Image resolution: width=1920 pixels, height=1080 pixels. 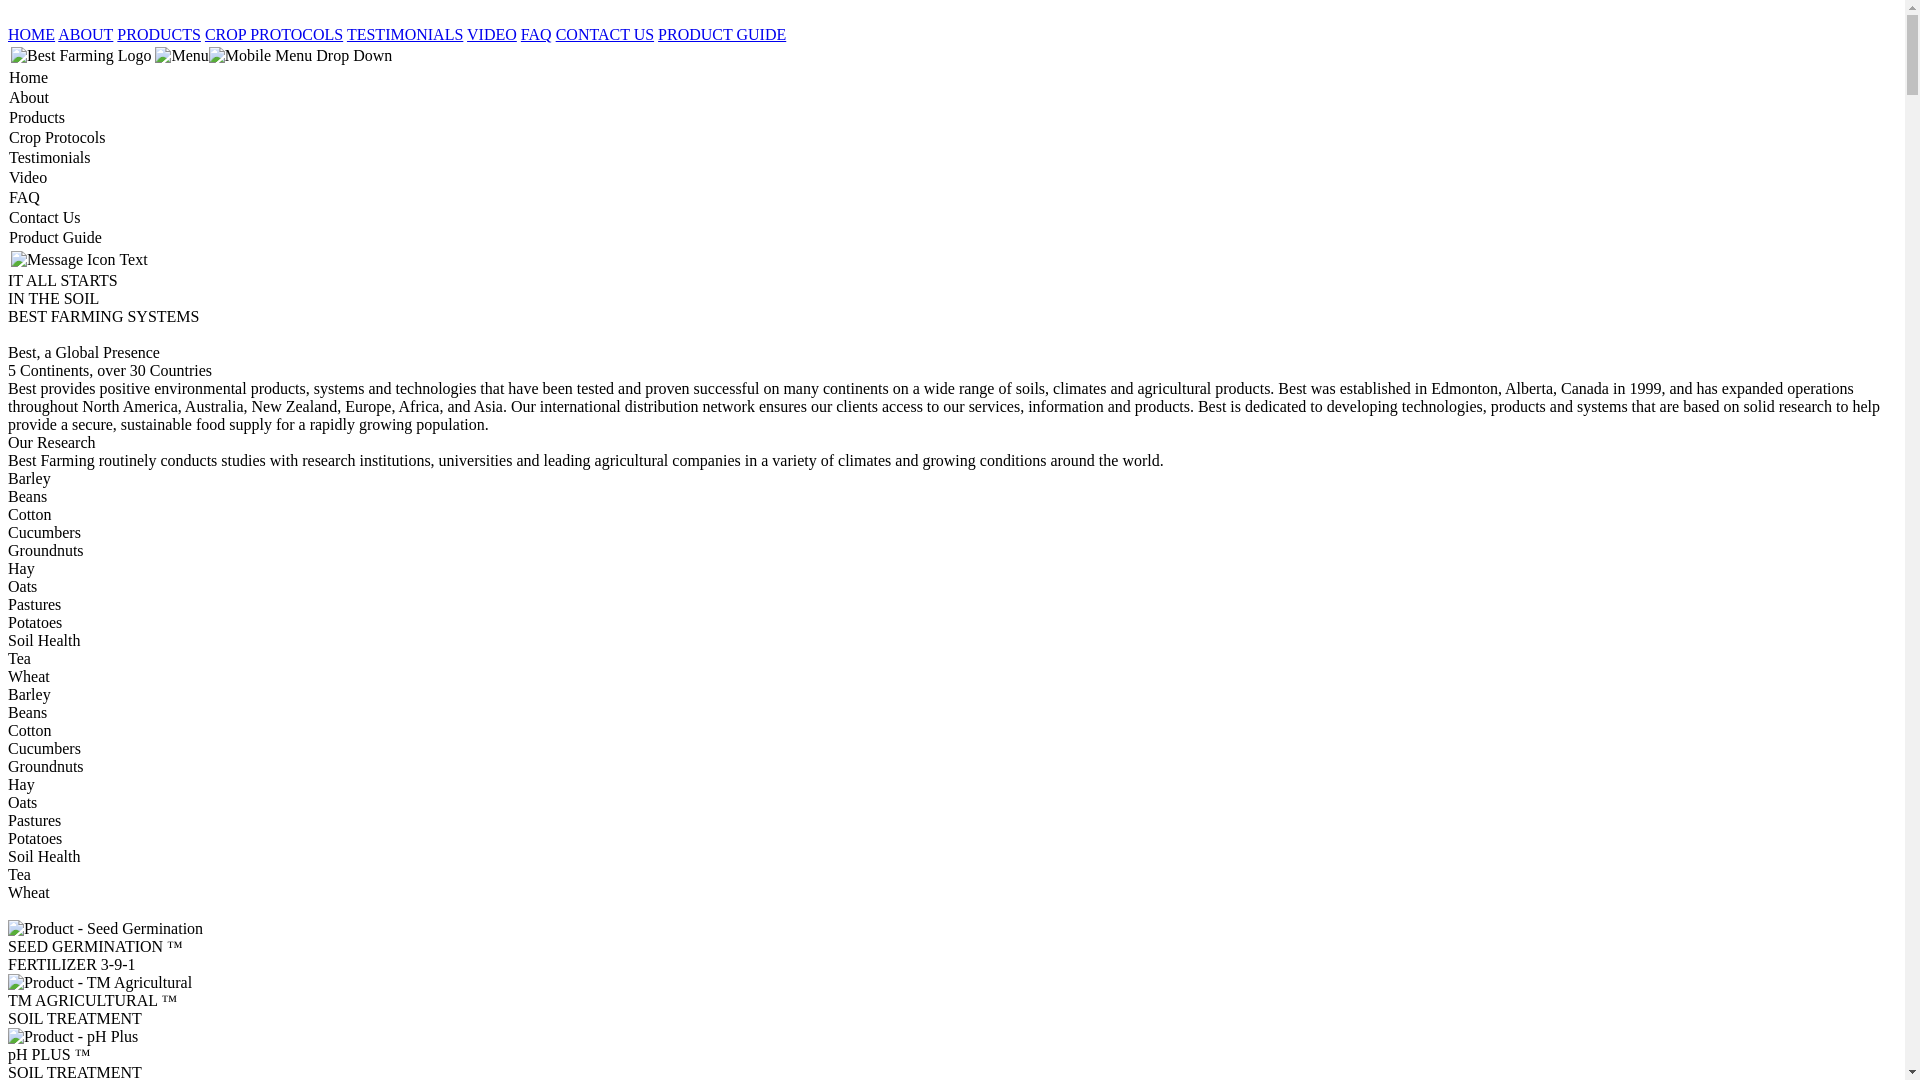 What do you see at coordinates (346, 34) in the screenshot?
I see `'TESTIMONIALS'` at bounding box center [346, 34].